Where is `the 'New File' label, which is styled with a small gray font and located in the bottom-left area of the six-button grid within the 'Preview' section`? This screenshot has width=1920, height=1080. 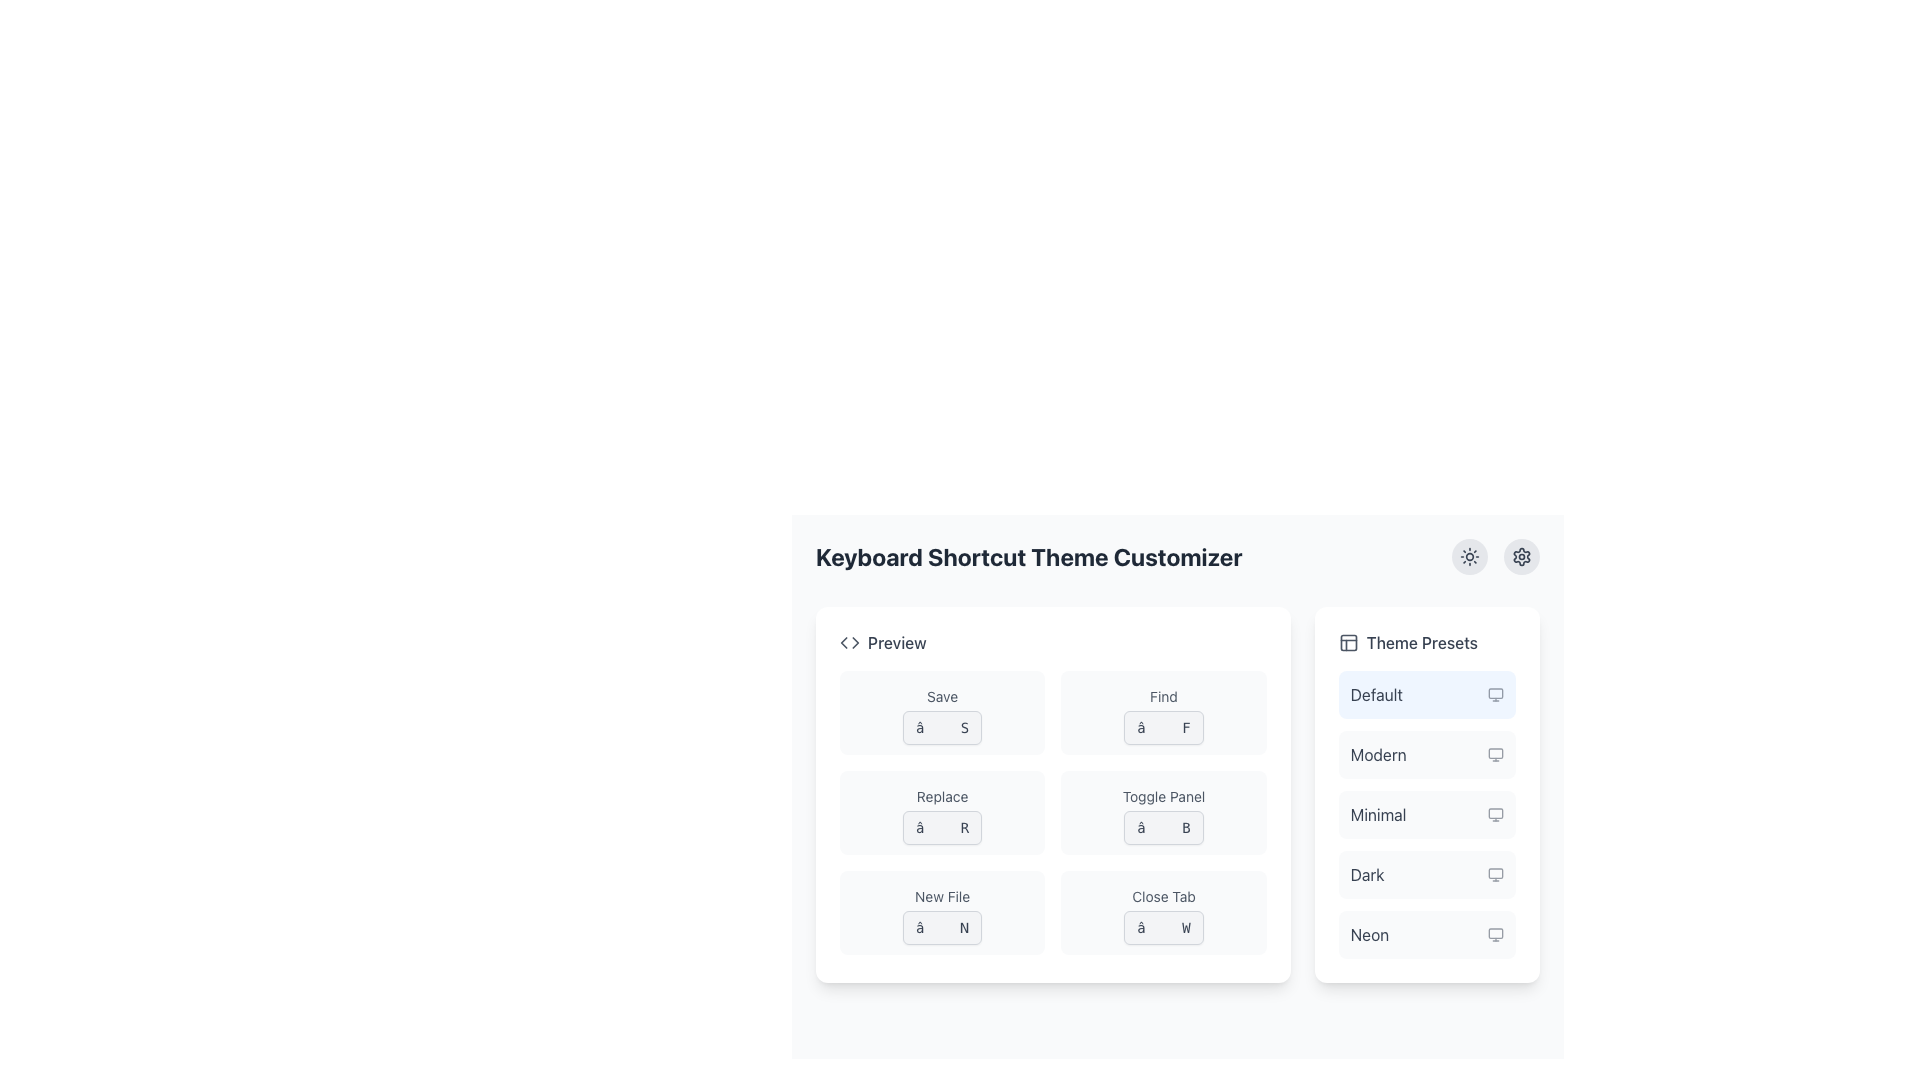 the 'New File' label, which is styled with a small gray font and located in the bottom-left area of the six-button grid within the 'Preview' section is located at coordinates (941, 896).